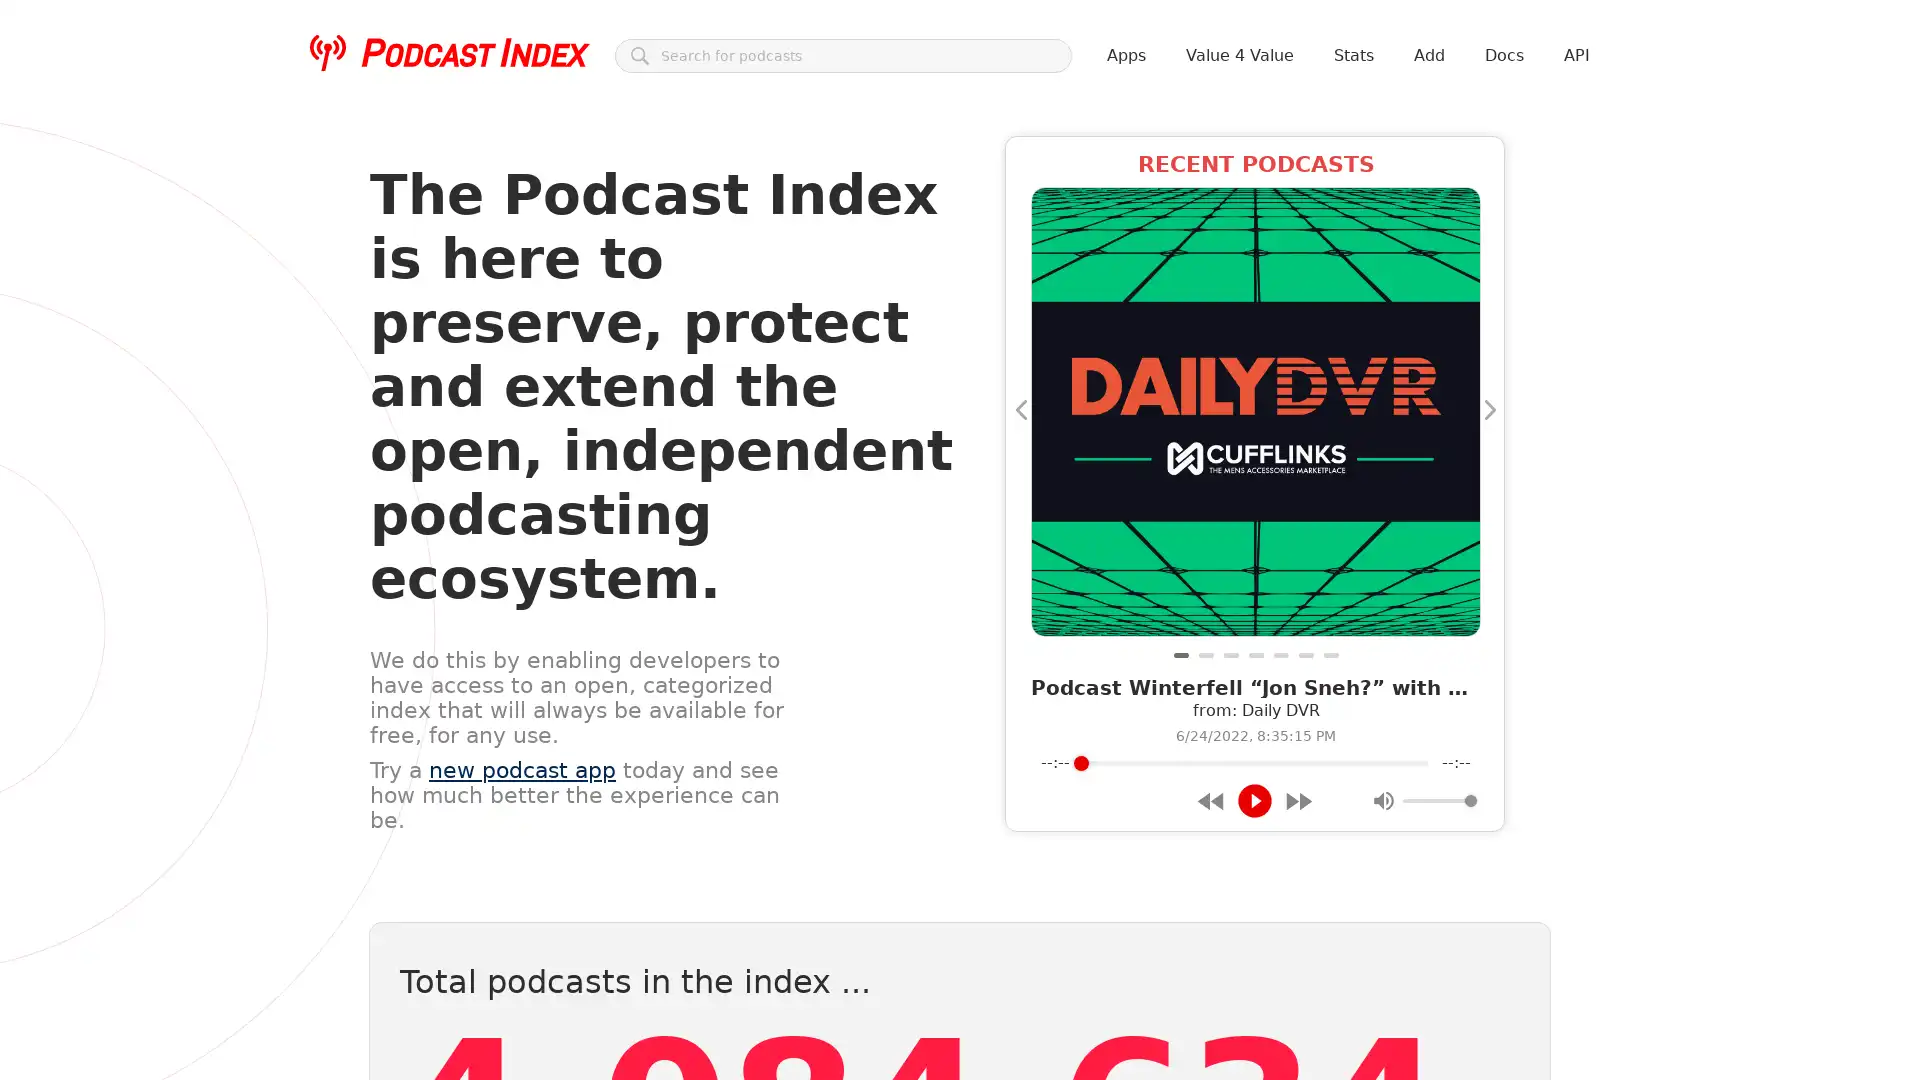  What do you see at coordinates (1280, 655) in the screenshot?
I see `Hvorfor navneskifte?` at bounding box center [1280, 655].